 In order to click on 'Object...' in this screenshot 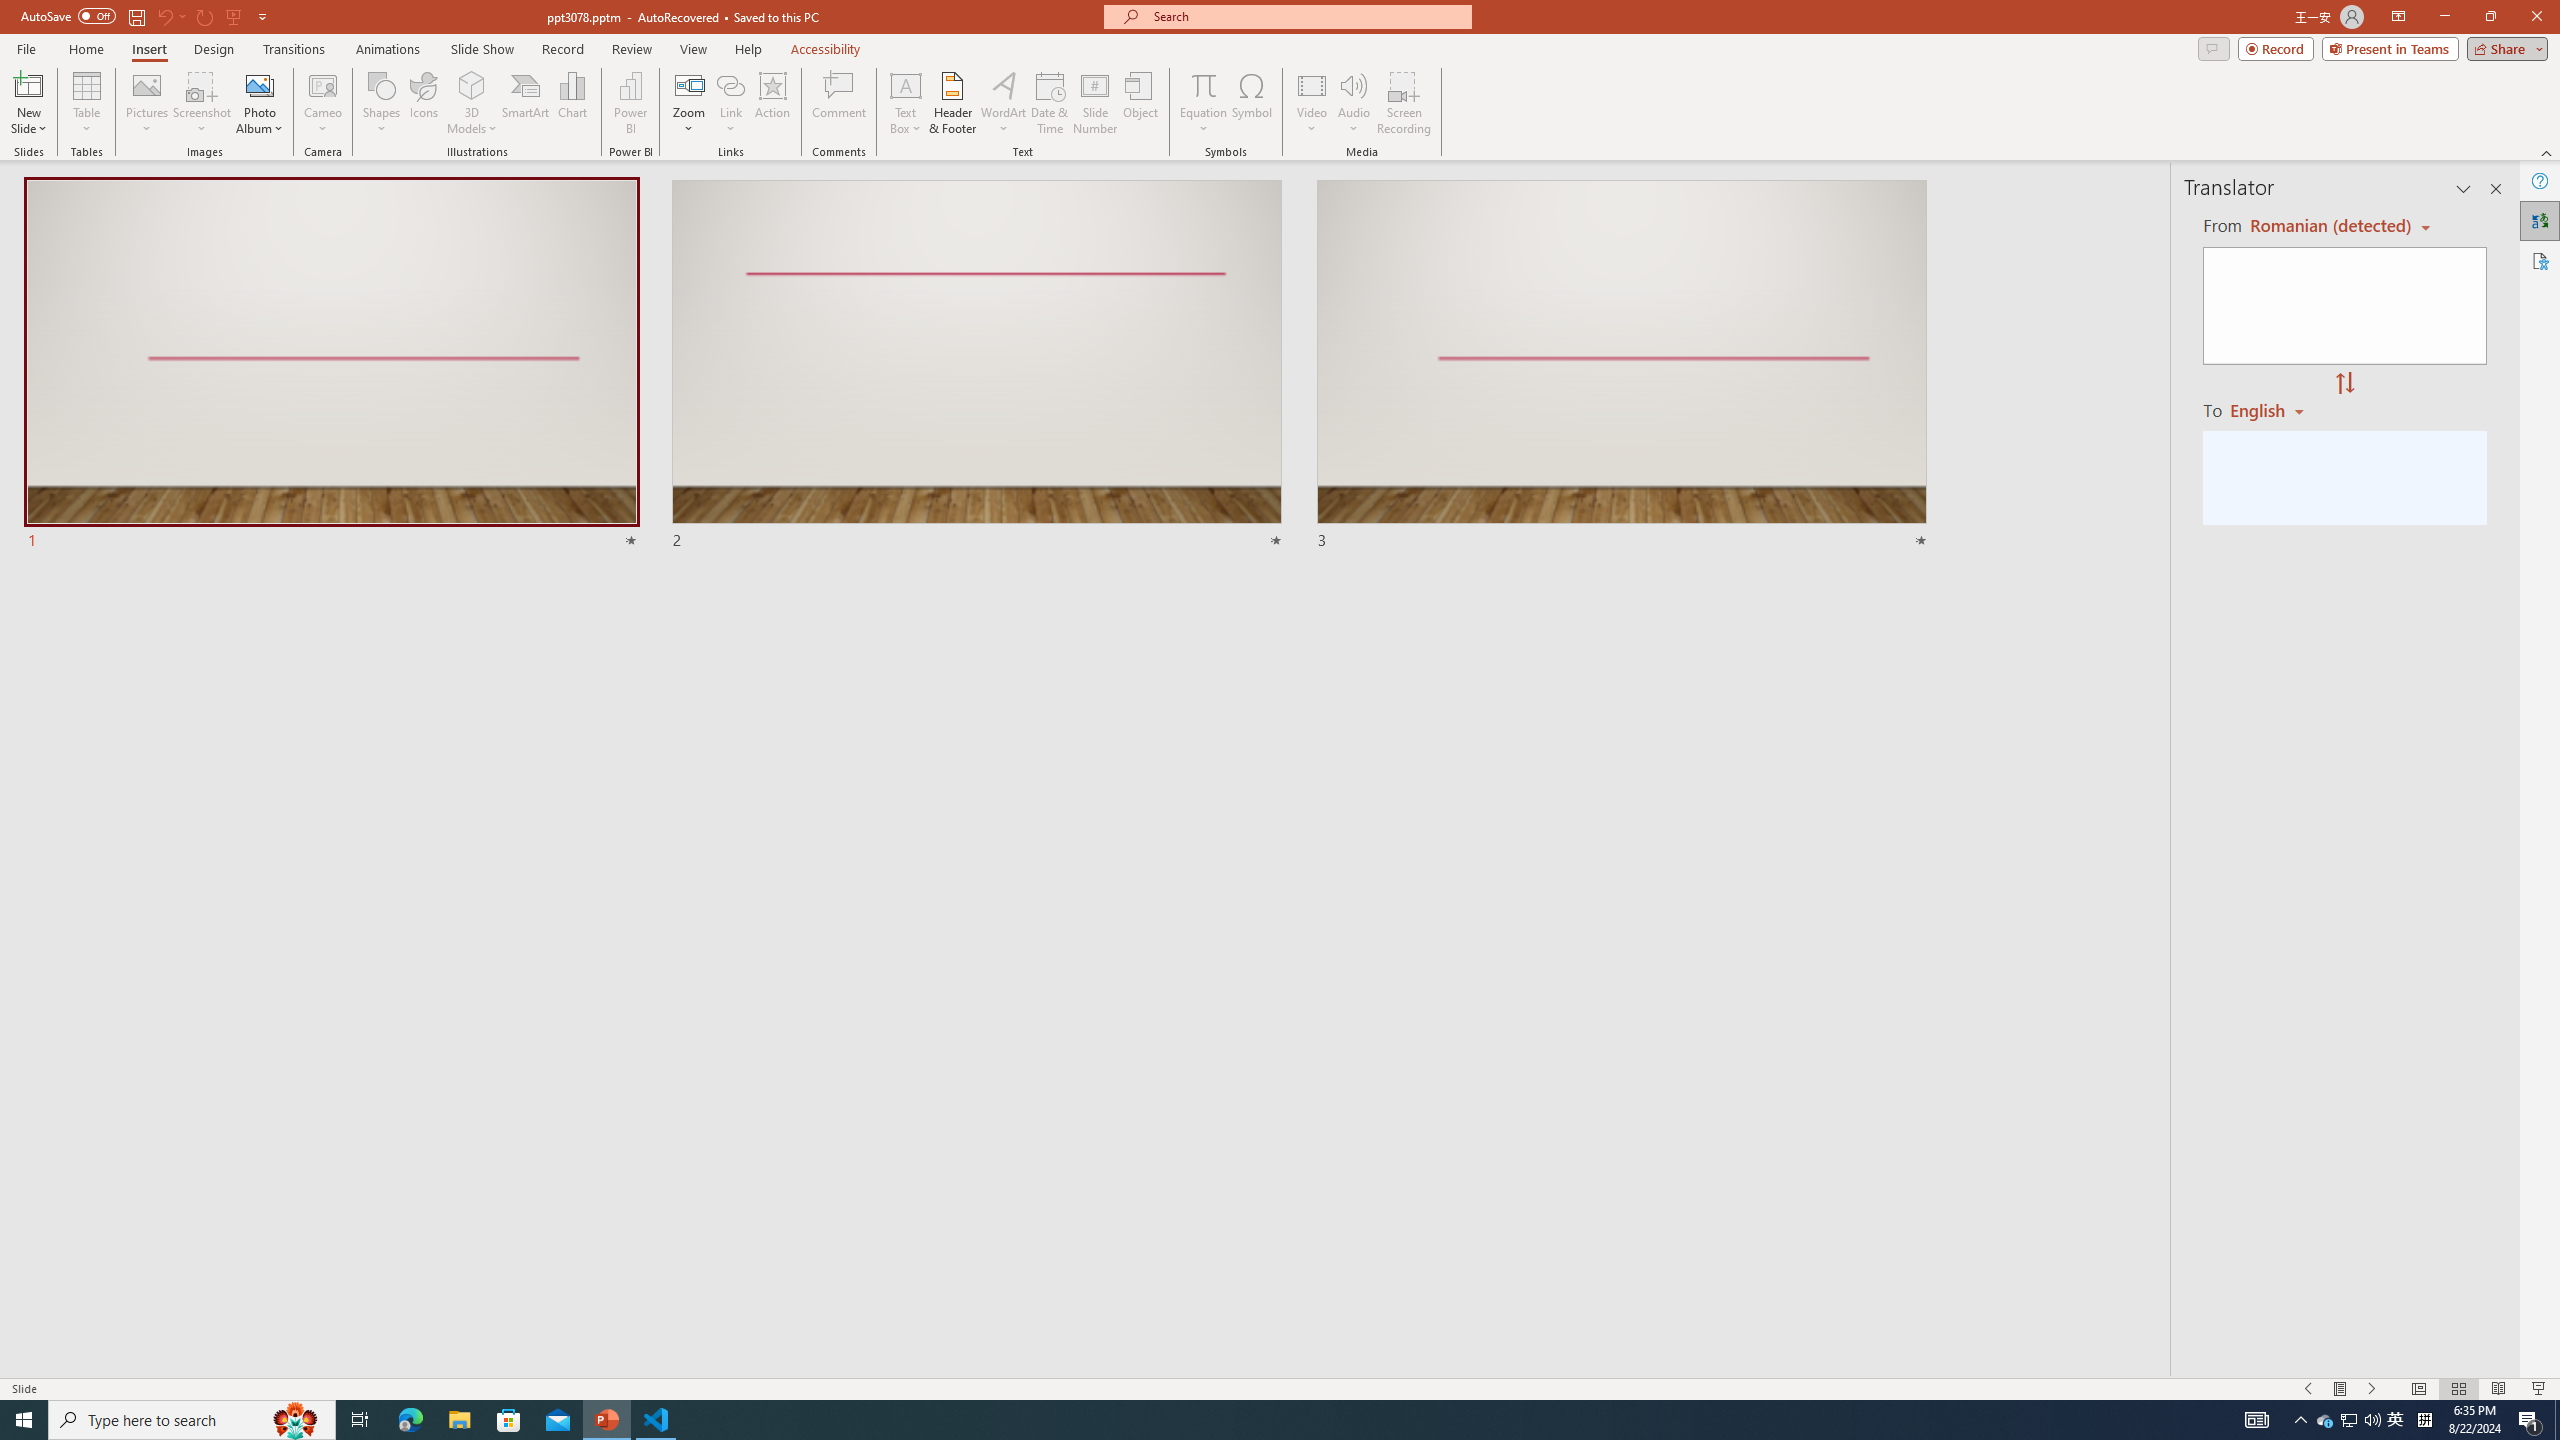, I will do `click(1141, 103)`.